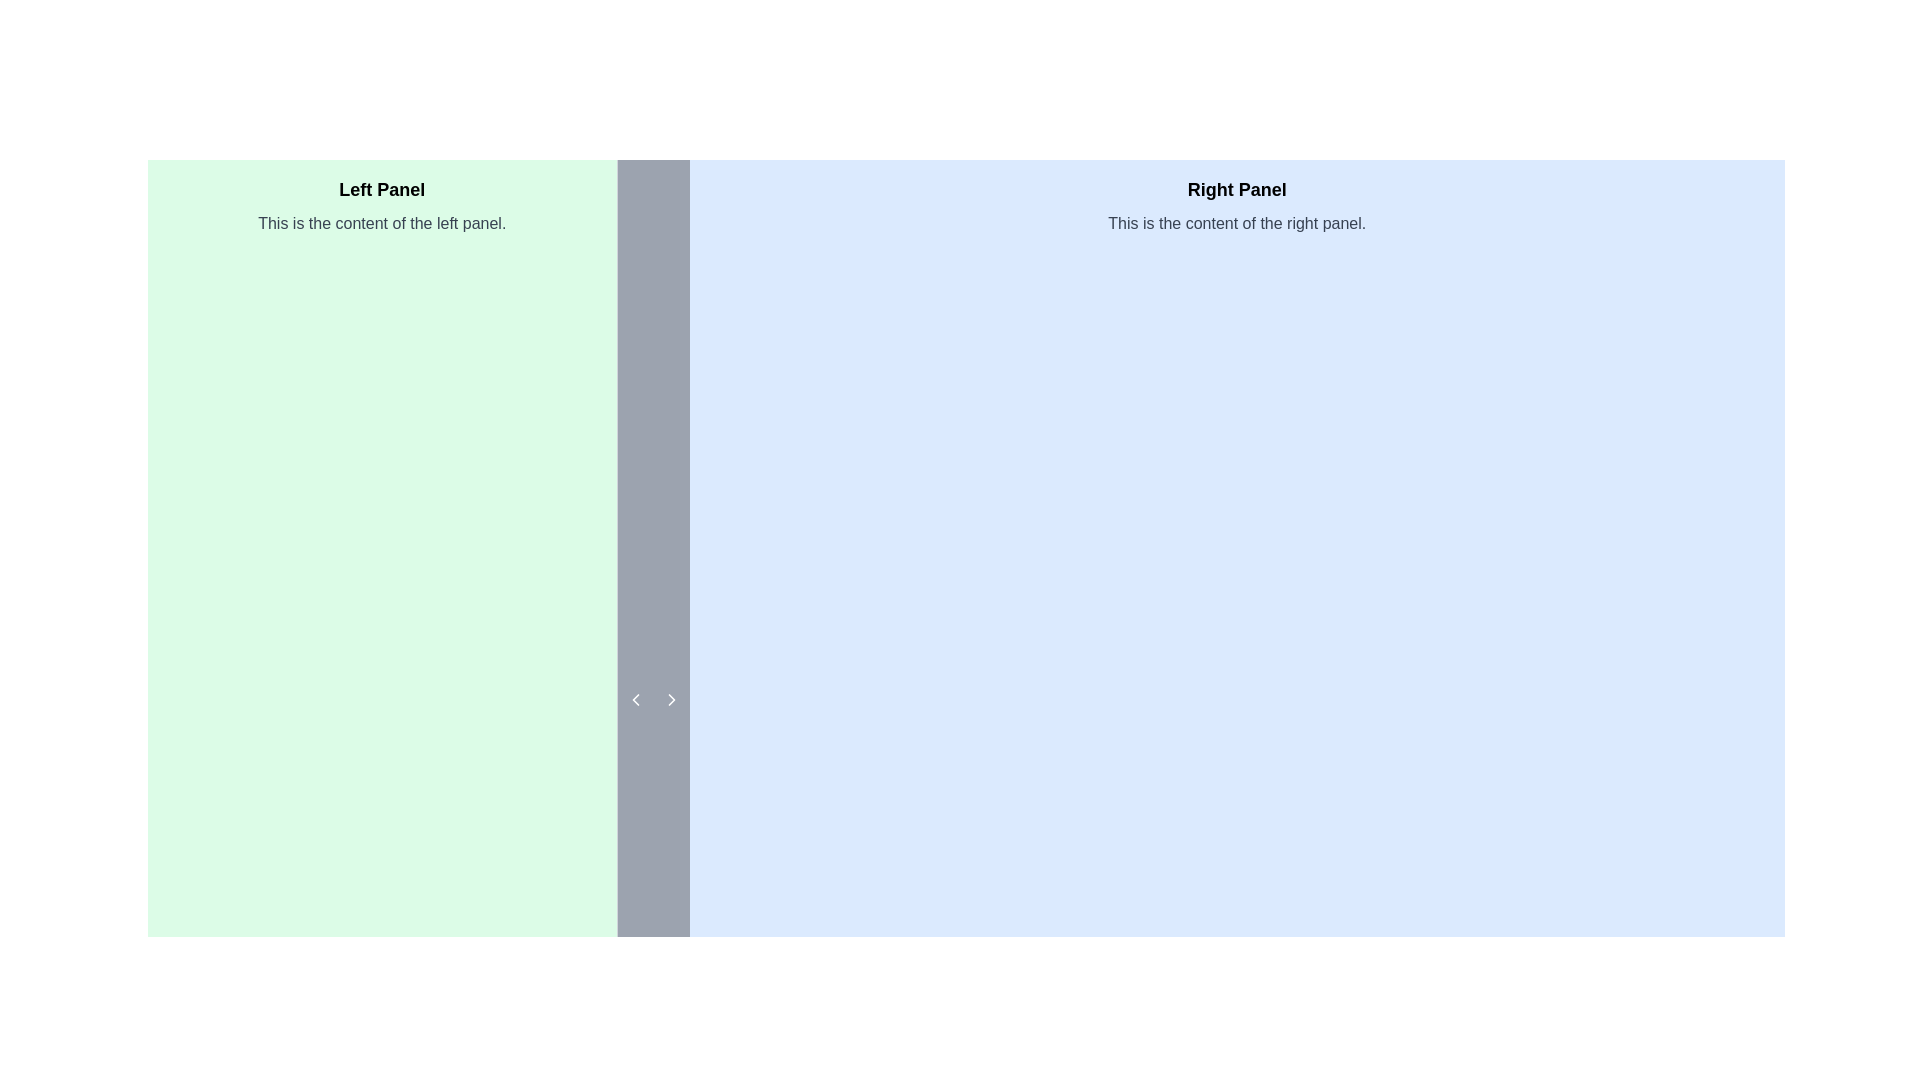 This screenshot has width=1920, height=1080. Describe the element at coordinates (634, 698) in the screenshot. I see `keyboard navigation` at that location.